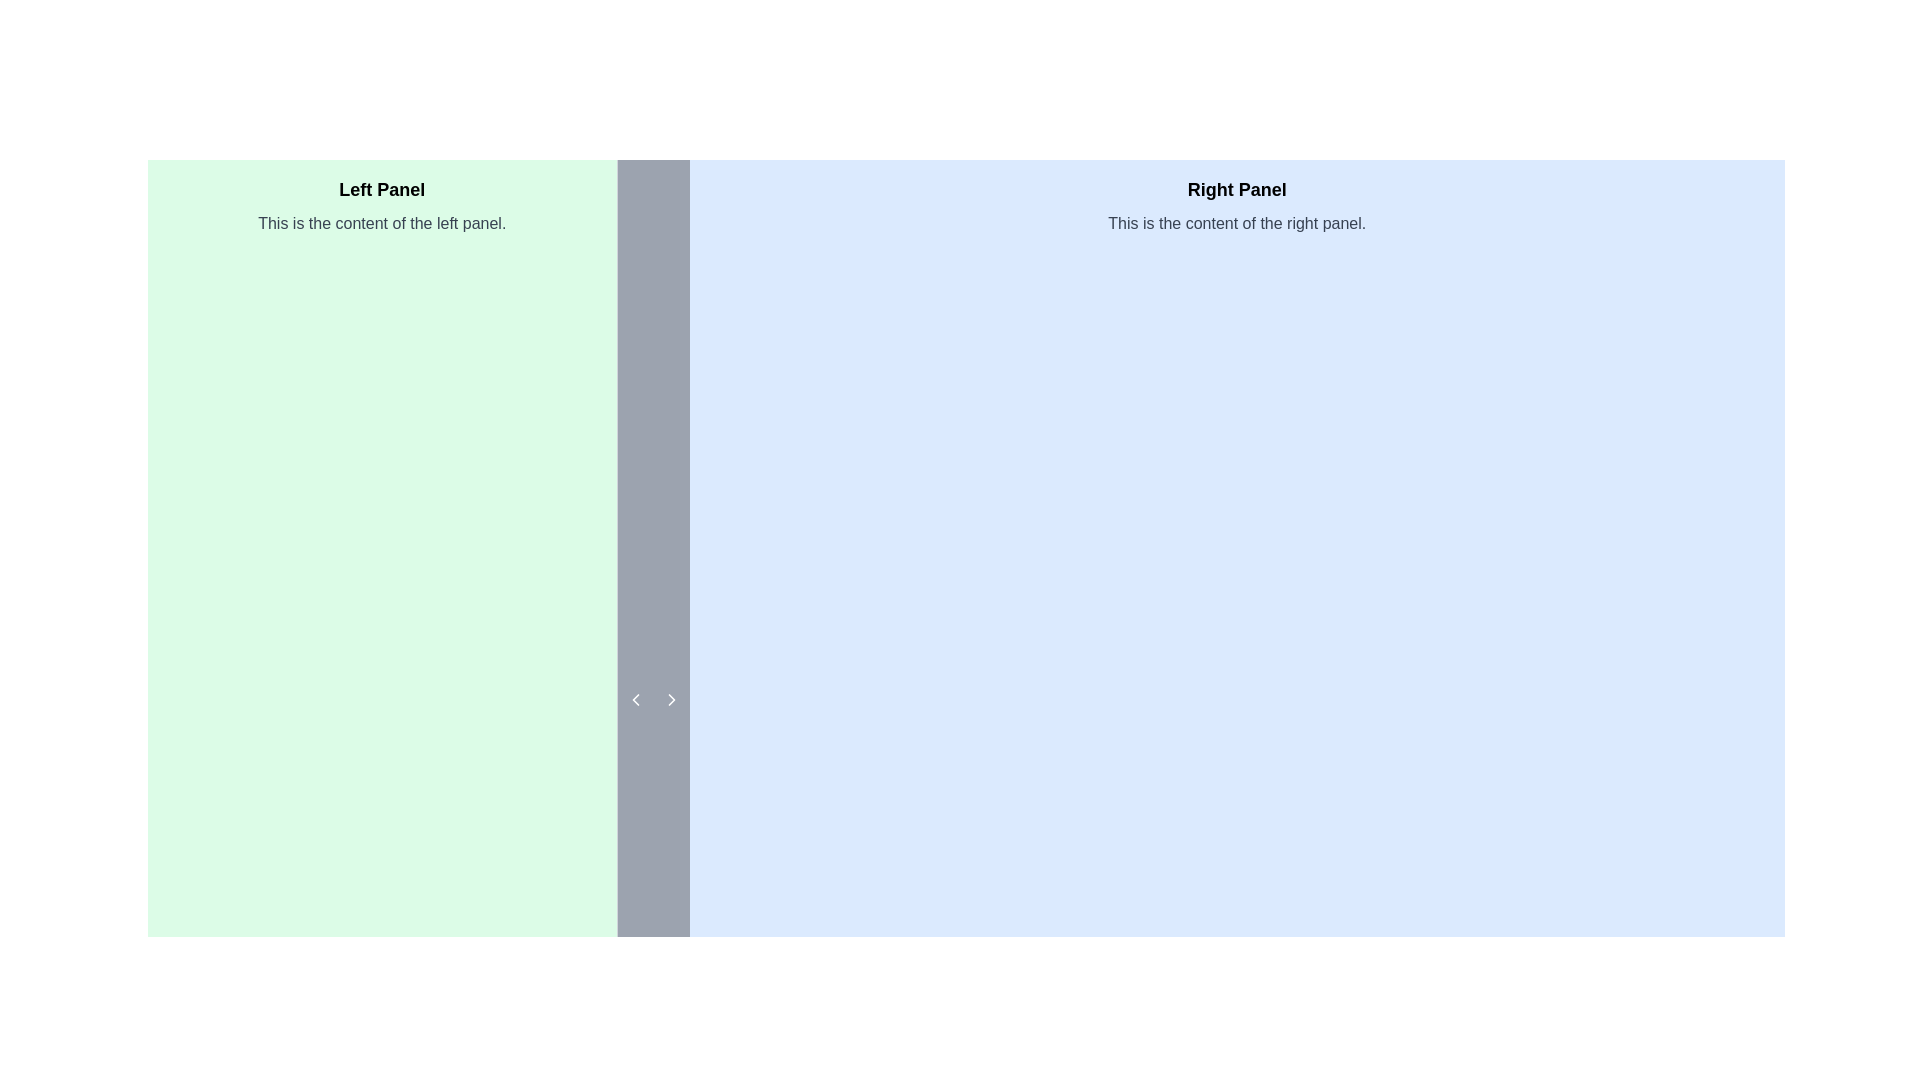 This screenshot has width=1920, height=1080. Describe the element at coordinates (634, 698) in the screenshot. I see `keyboard navigation` at that location.